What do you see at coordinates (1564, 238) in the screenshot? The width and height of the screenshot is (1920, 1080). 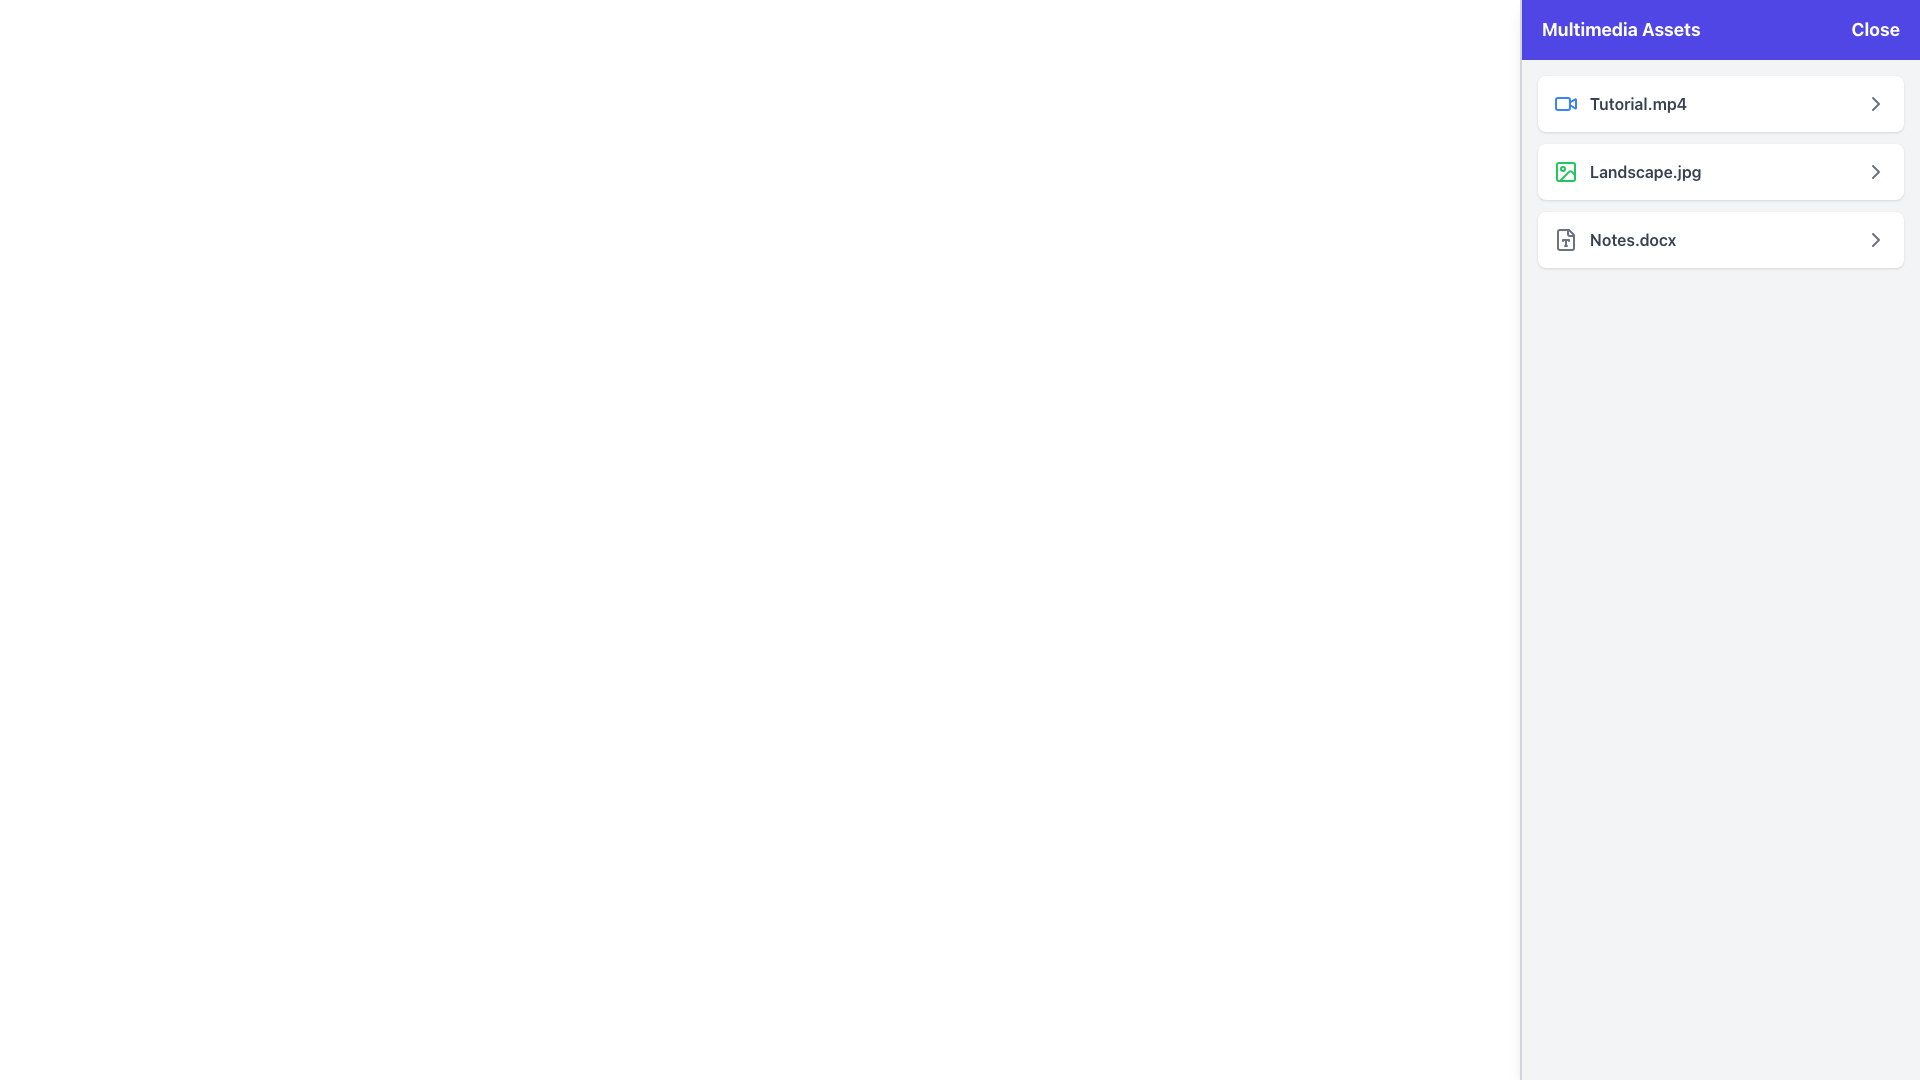 I see `the visual identifier icon for the 'Notes.docx' document file, which is located in the multimedia assets section of the file list, positioned between 'Landscape.jpg' and subsequent items` at bounding box center [1564, 238].